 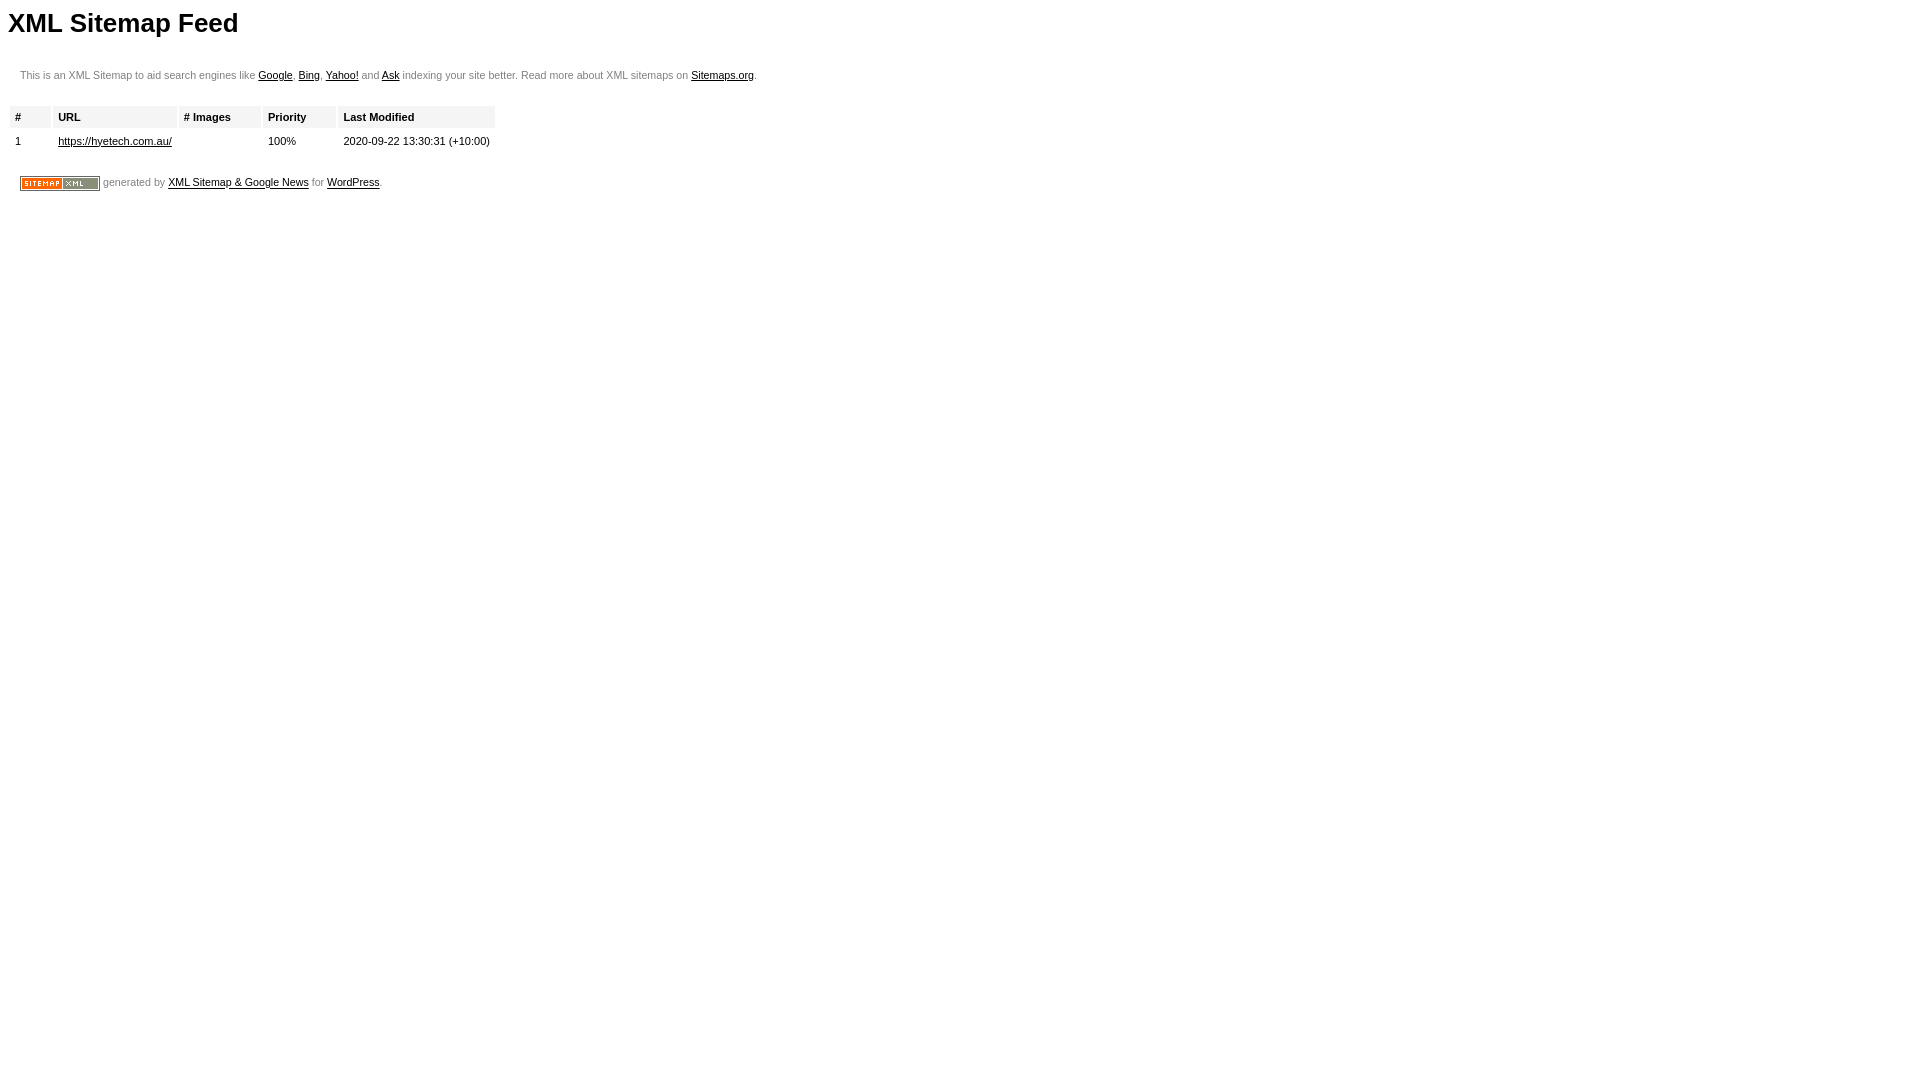 I want to click on 'Google', so click(x=273, y=73).